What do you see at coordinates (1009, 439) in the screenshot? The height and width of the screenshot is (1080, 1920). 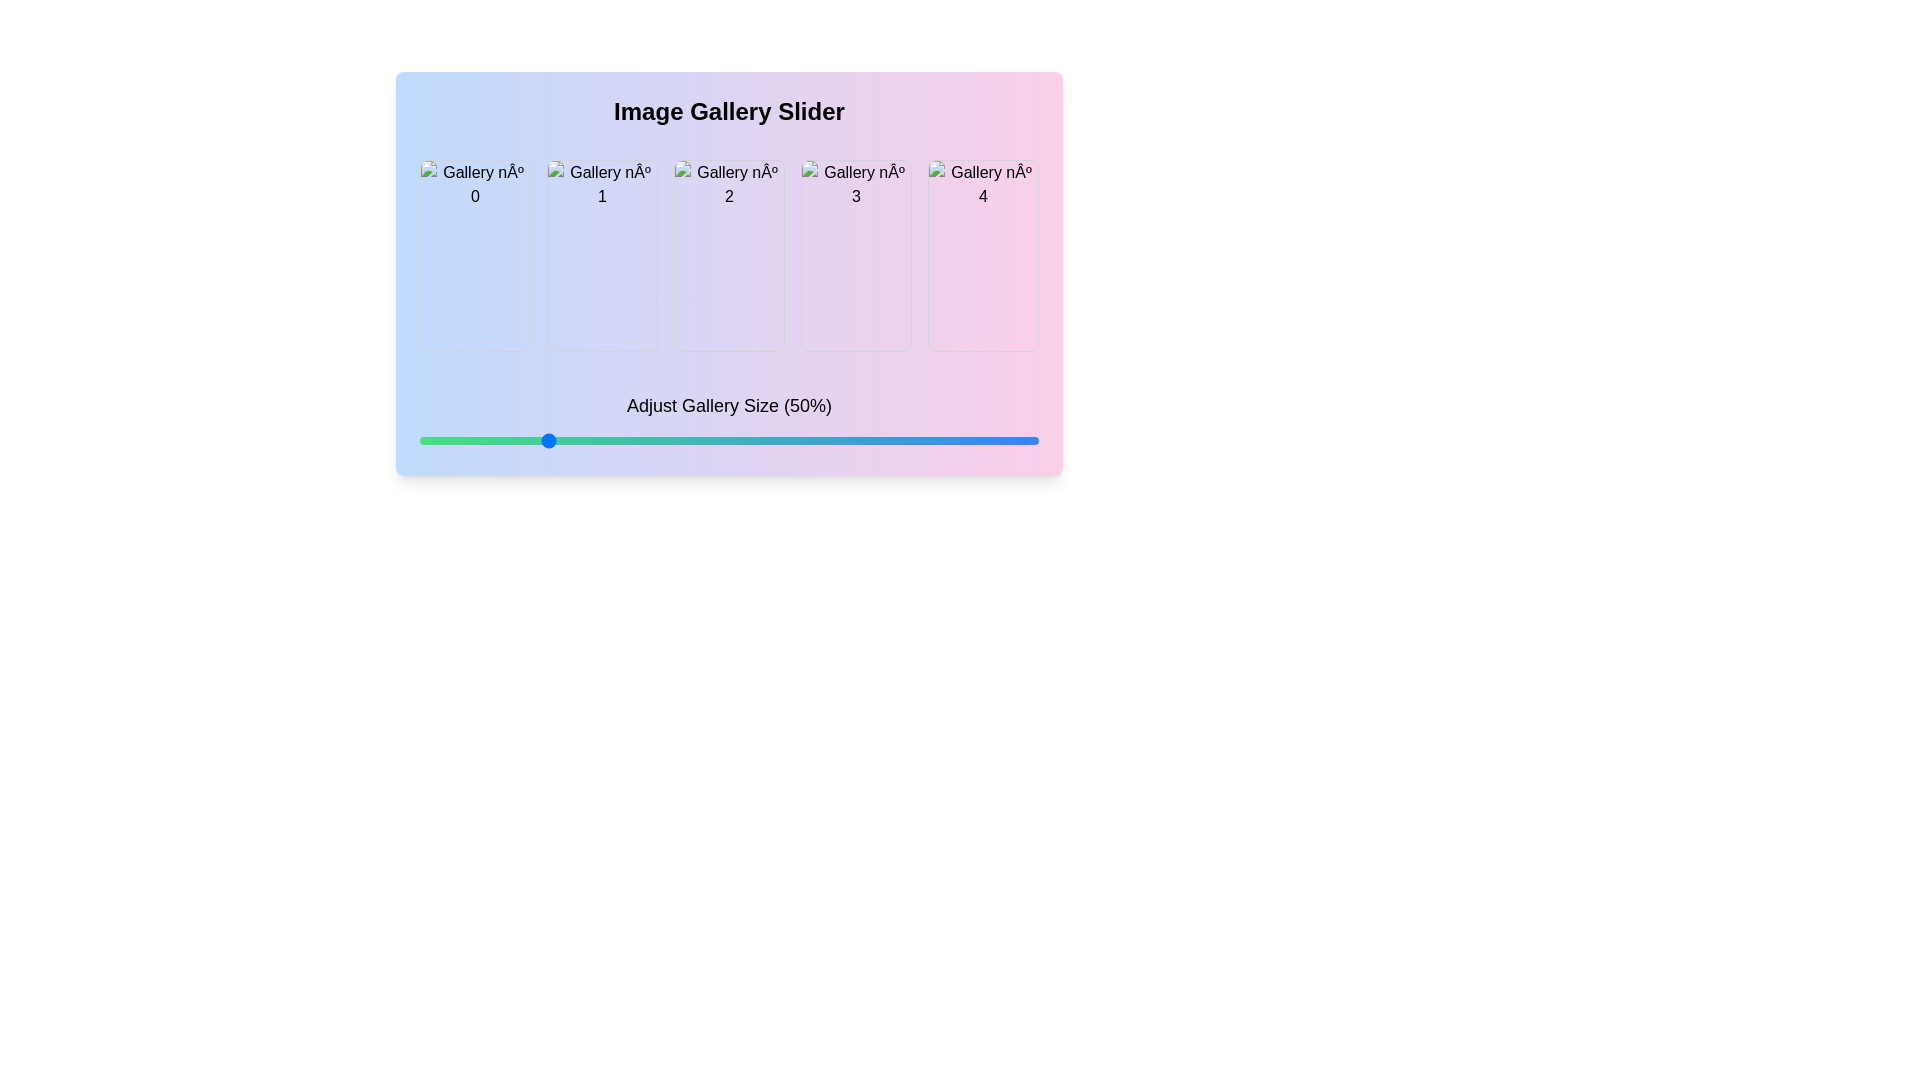 I see `the gallery size slider to 144%` at bounding box center [1009, 439].